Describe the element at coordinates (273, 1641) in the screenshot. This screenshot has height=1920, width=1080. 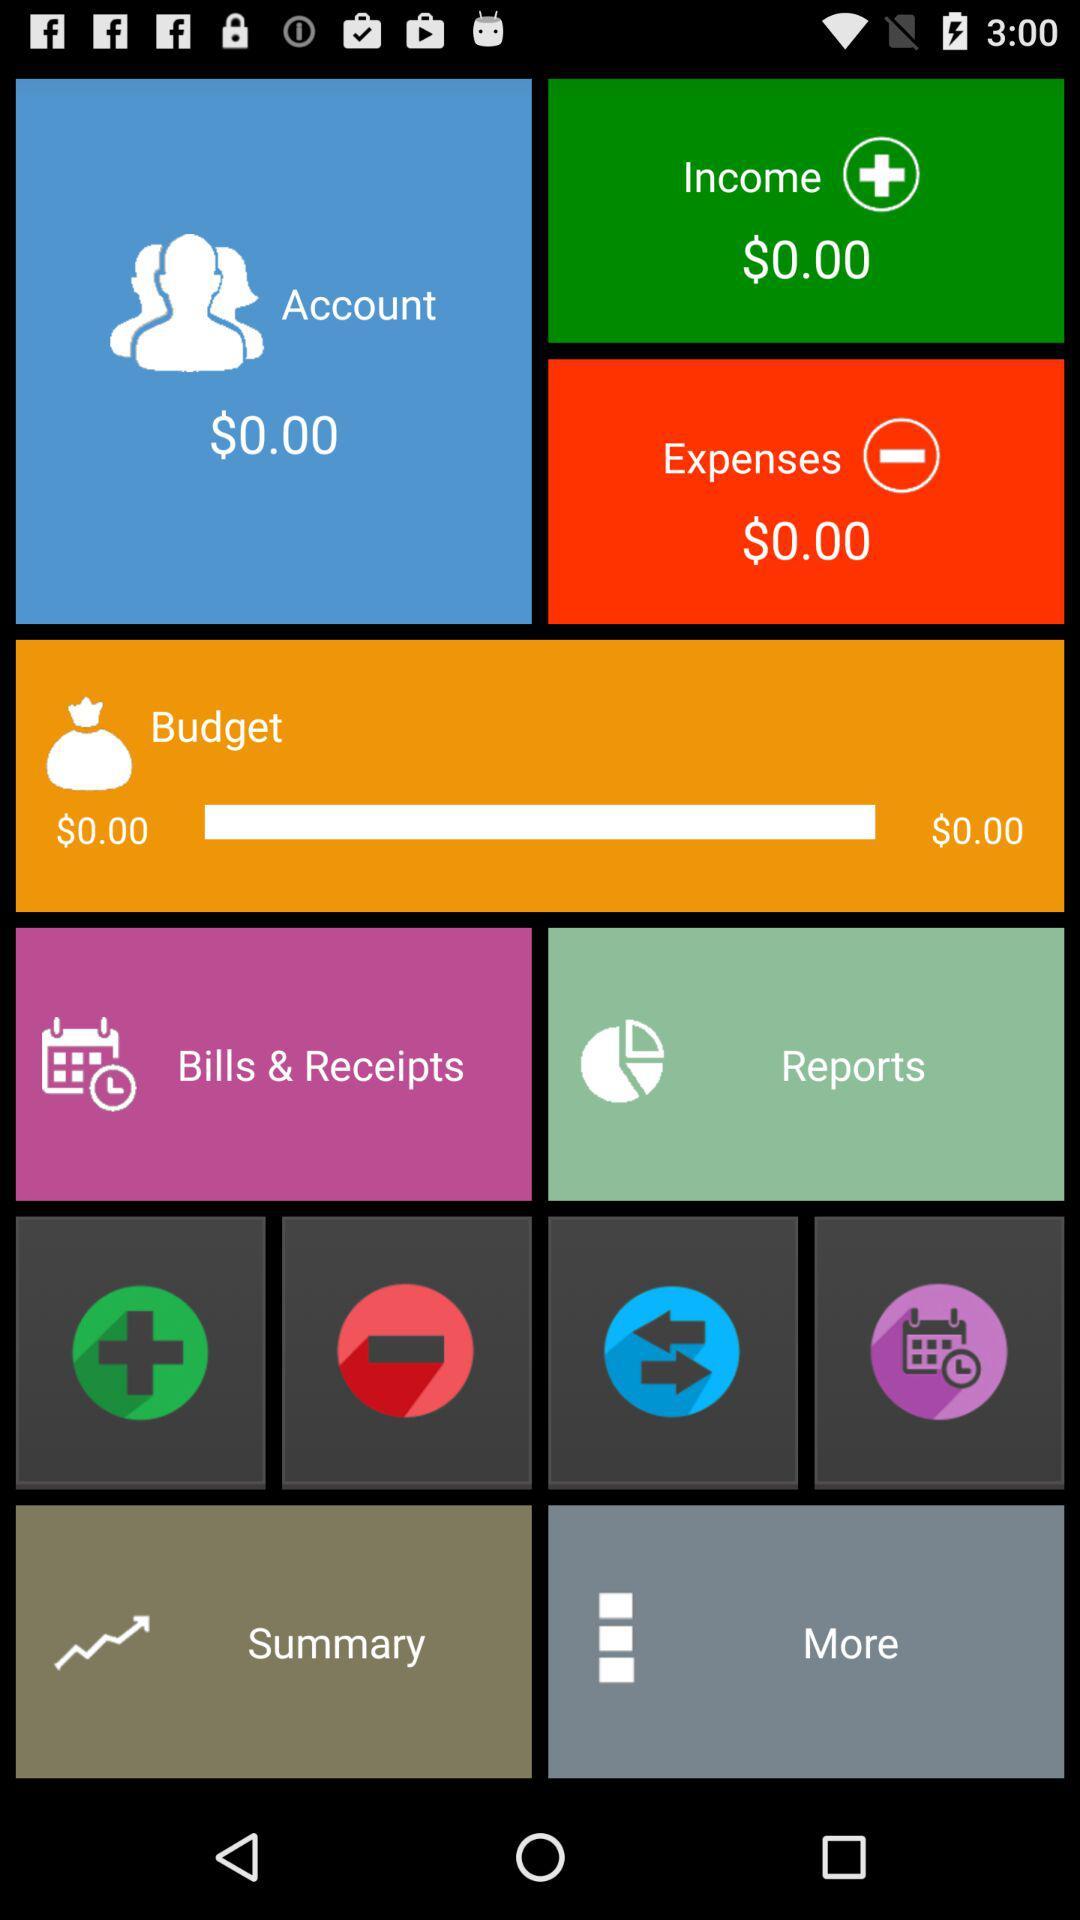
I see `the summary` at that location.